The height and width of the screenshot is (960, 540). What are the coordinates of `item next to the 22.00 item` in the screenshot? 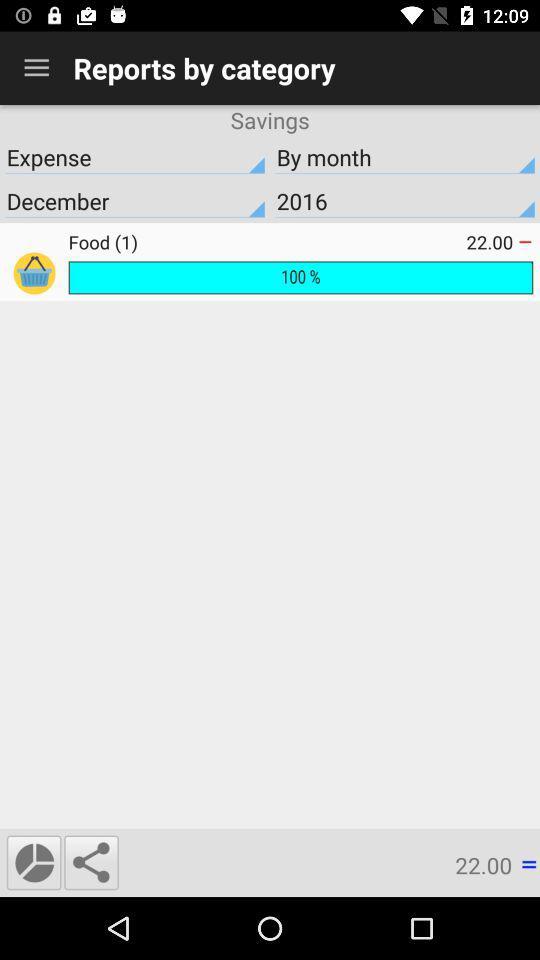 It's located at (90, 861).